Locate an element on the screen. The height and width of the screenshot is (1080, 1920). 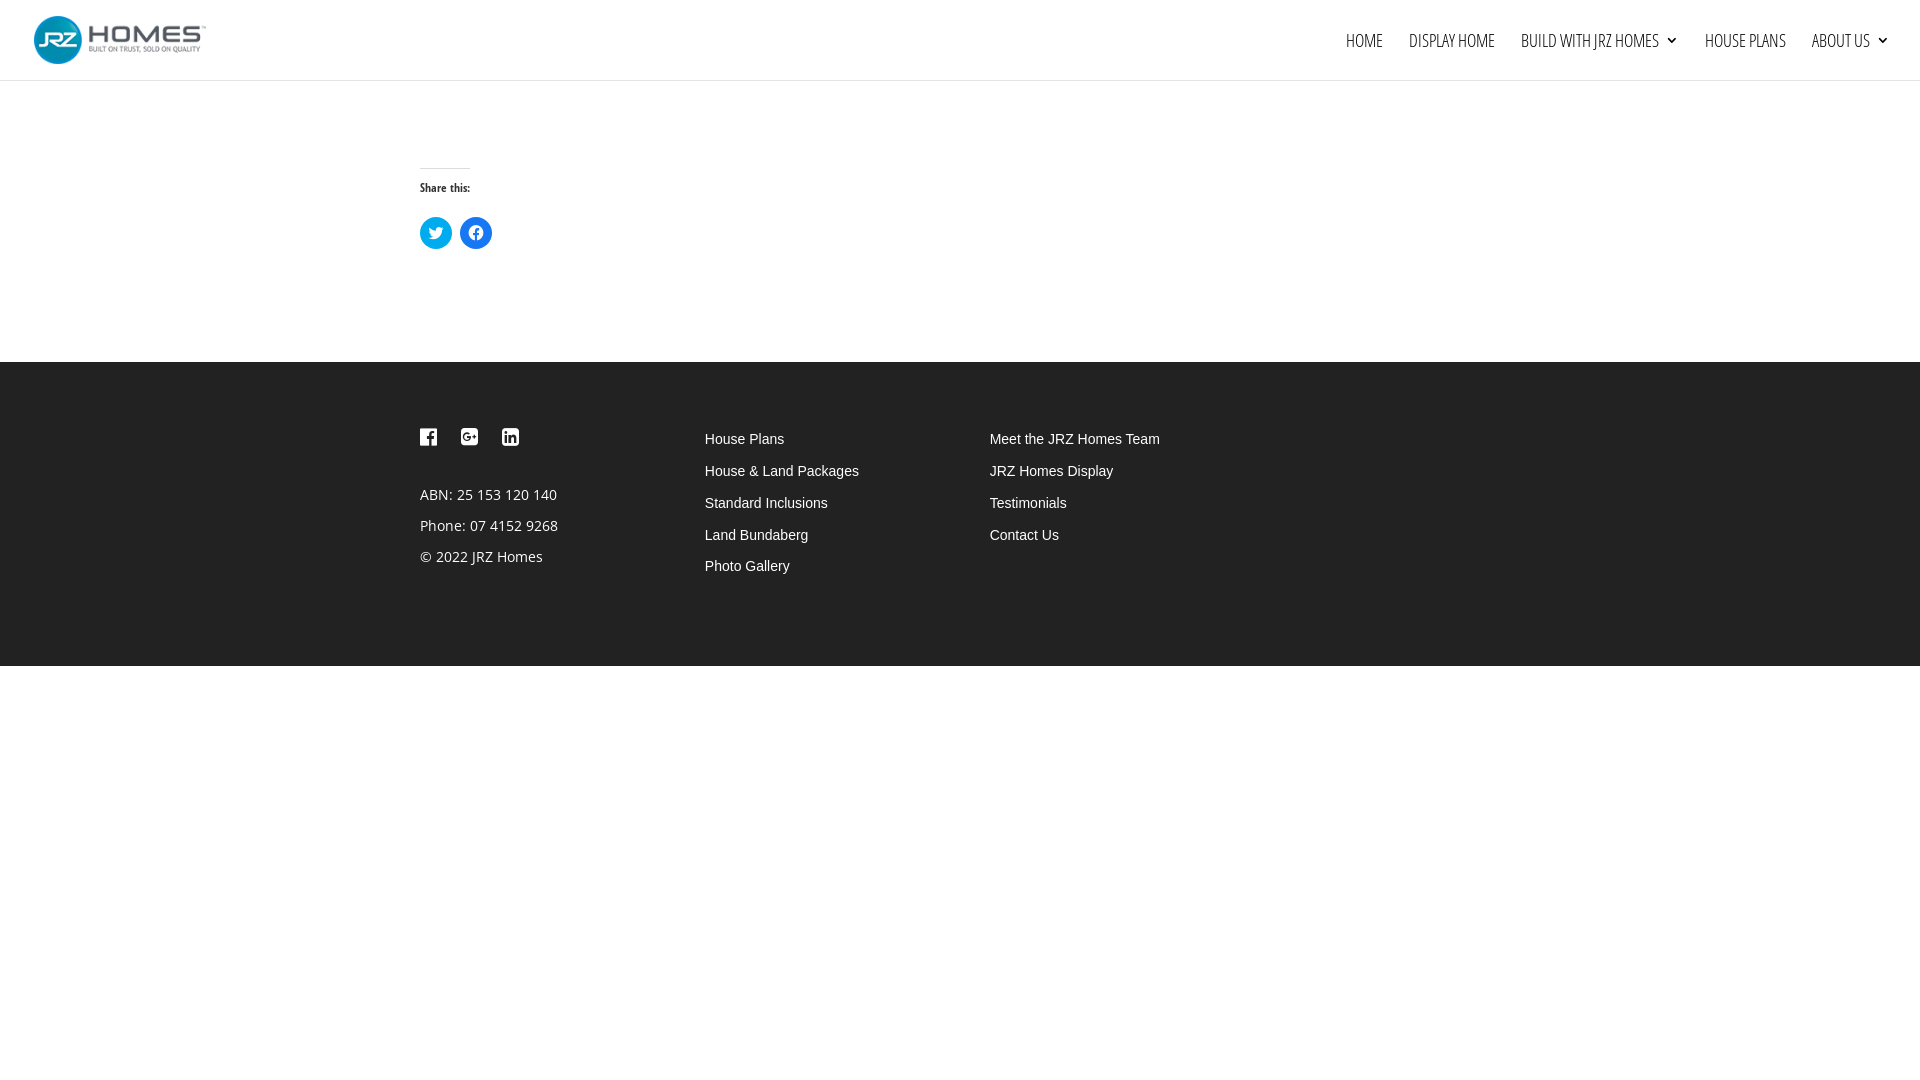
'07 4152 9268' is located at coordinates (469, 524).